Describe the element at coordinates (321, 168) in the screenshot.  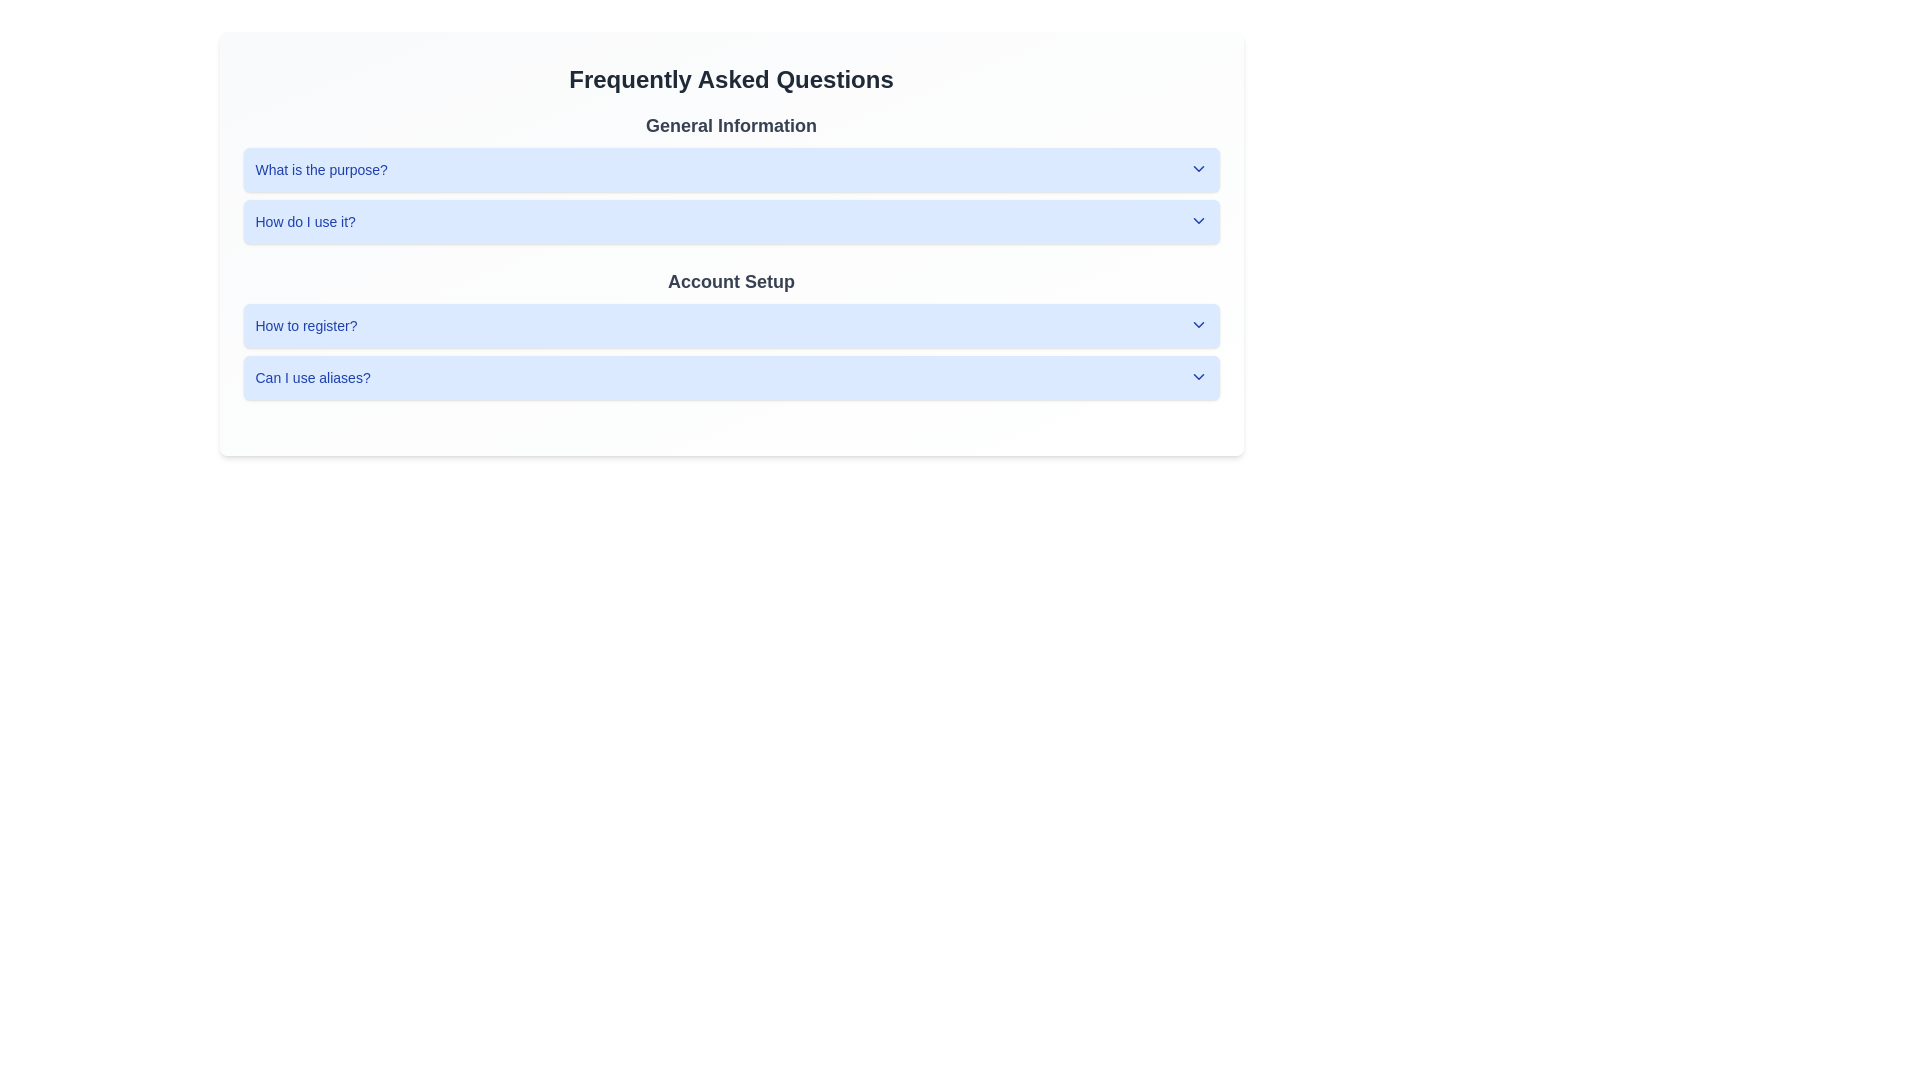
I see `text from the Text Label that contains 'What is the purpose?' which is styled in a medium-sized font and colored blue, located at the top of the 'General Information' section` at that location.